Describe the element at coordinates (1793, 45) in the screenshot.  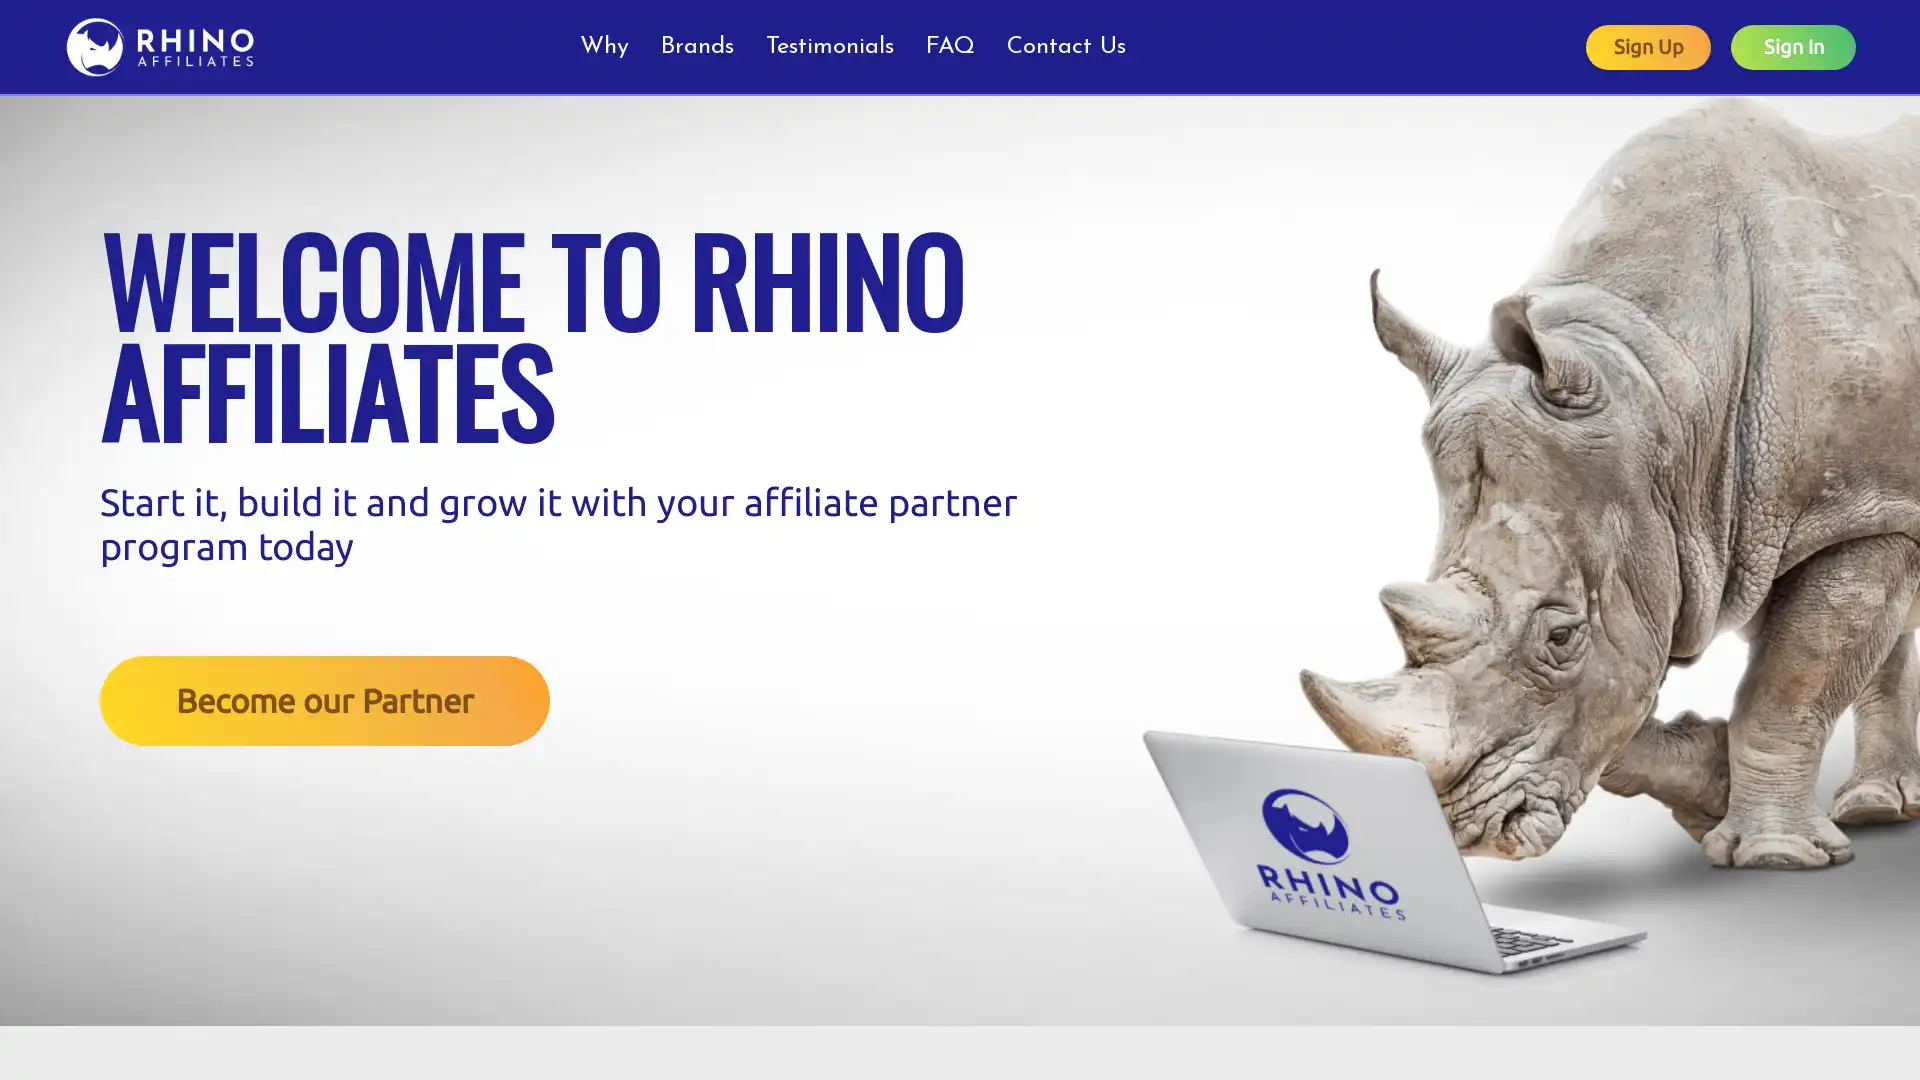
I see `Sign In` at that location.